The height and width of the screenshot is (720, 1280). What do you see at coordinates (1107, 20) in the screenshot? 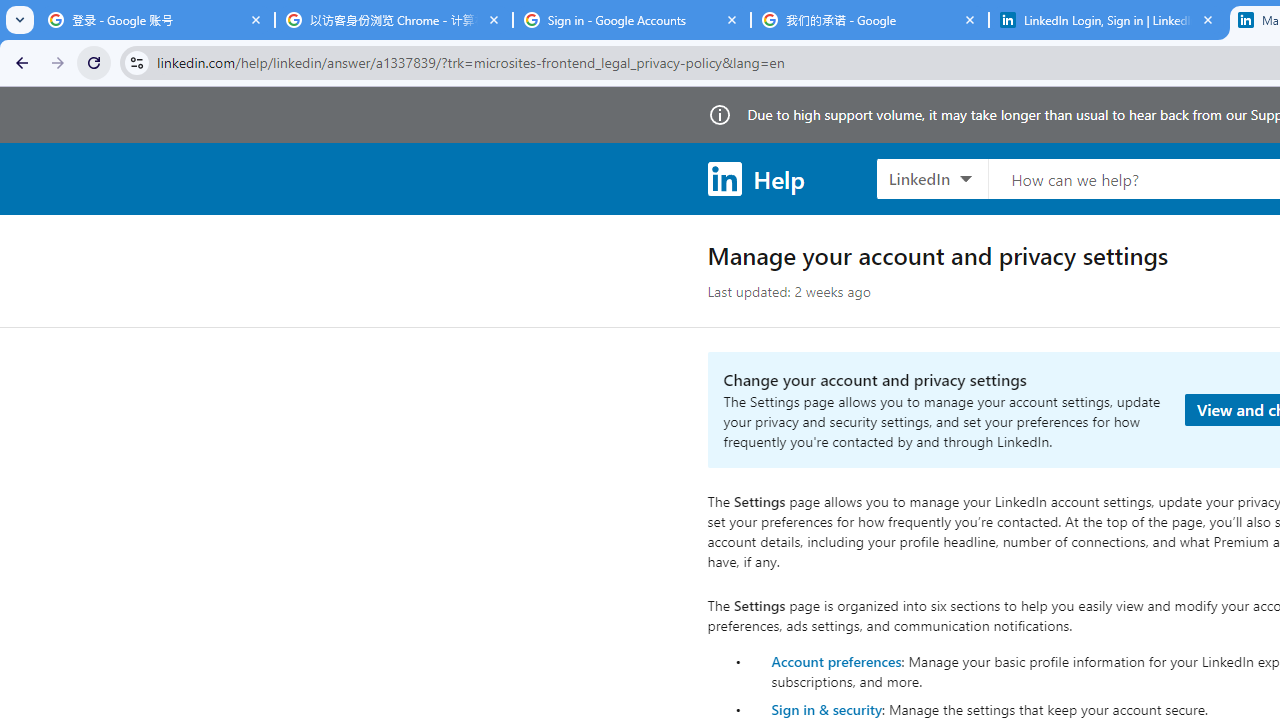
I see `'LinkedIn Login, Sign in | LinkedIn'` at bounding box center [1107, 20].